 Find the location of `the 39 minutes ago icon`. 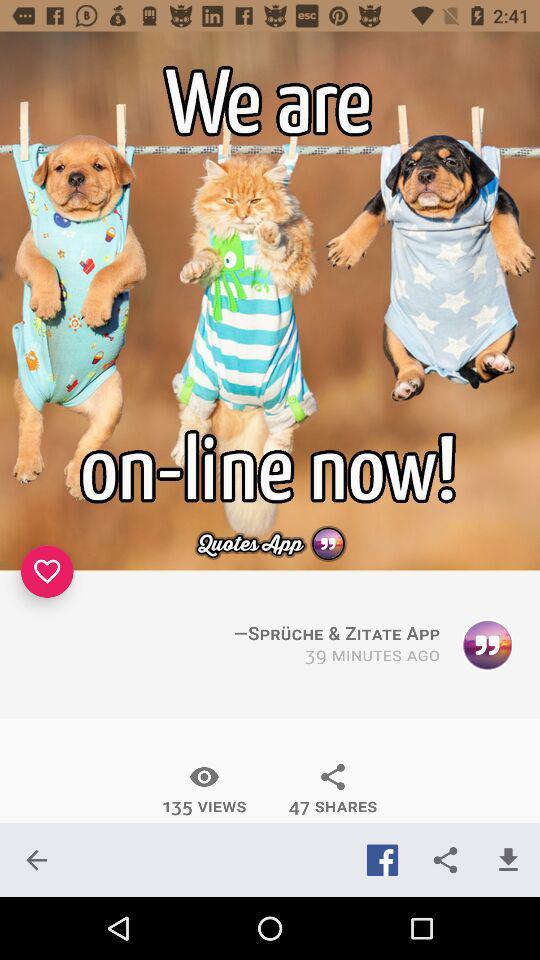

the 39 minutes ago icon is located at coordinates (372, 654).